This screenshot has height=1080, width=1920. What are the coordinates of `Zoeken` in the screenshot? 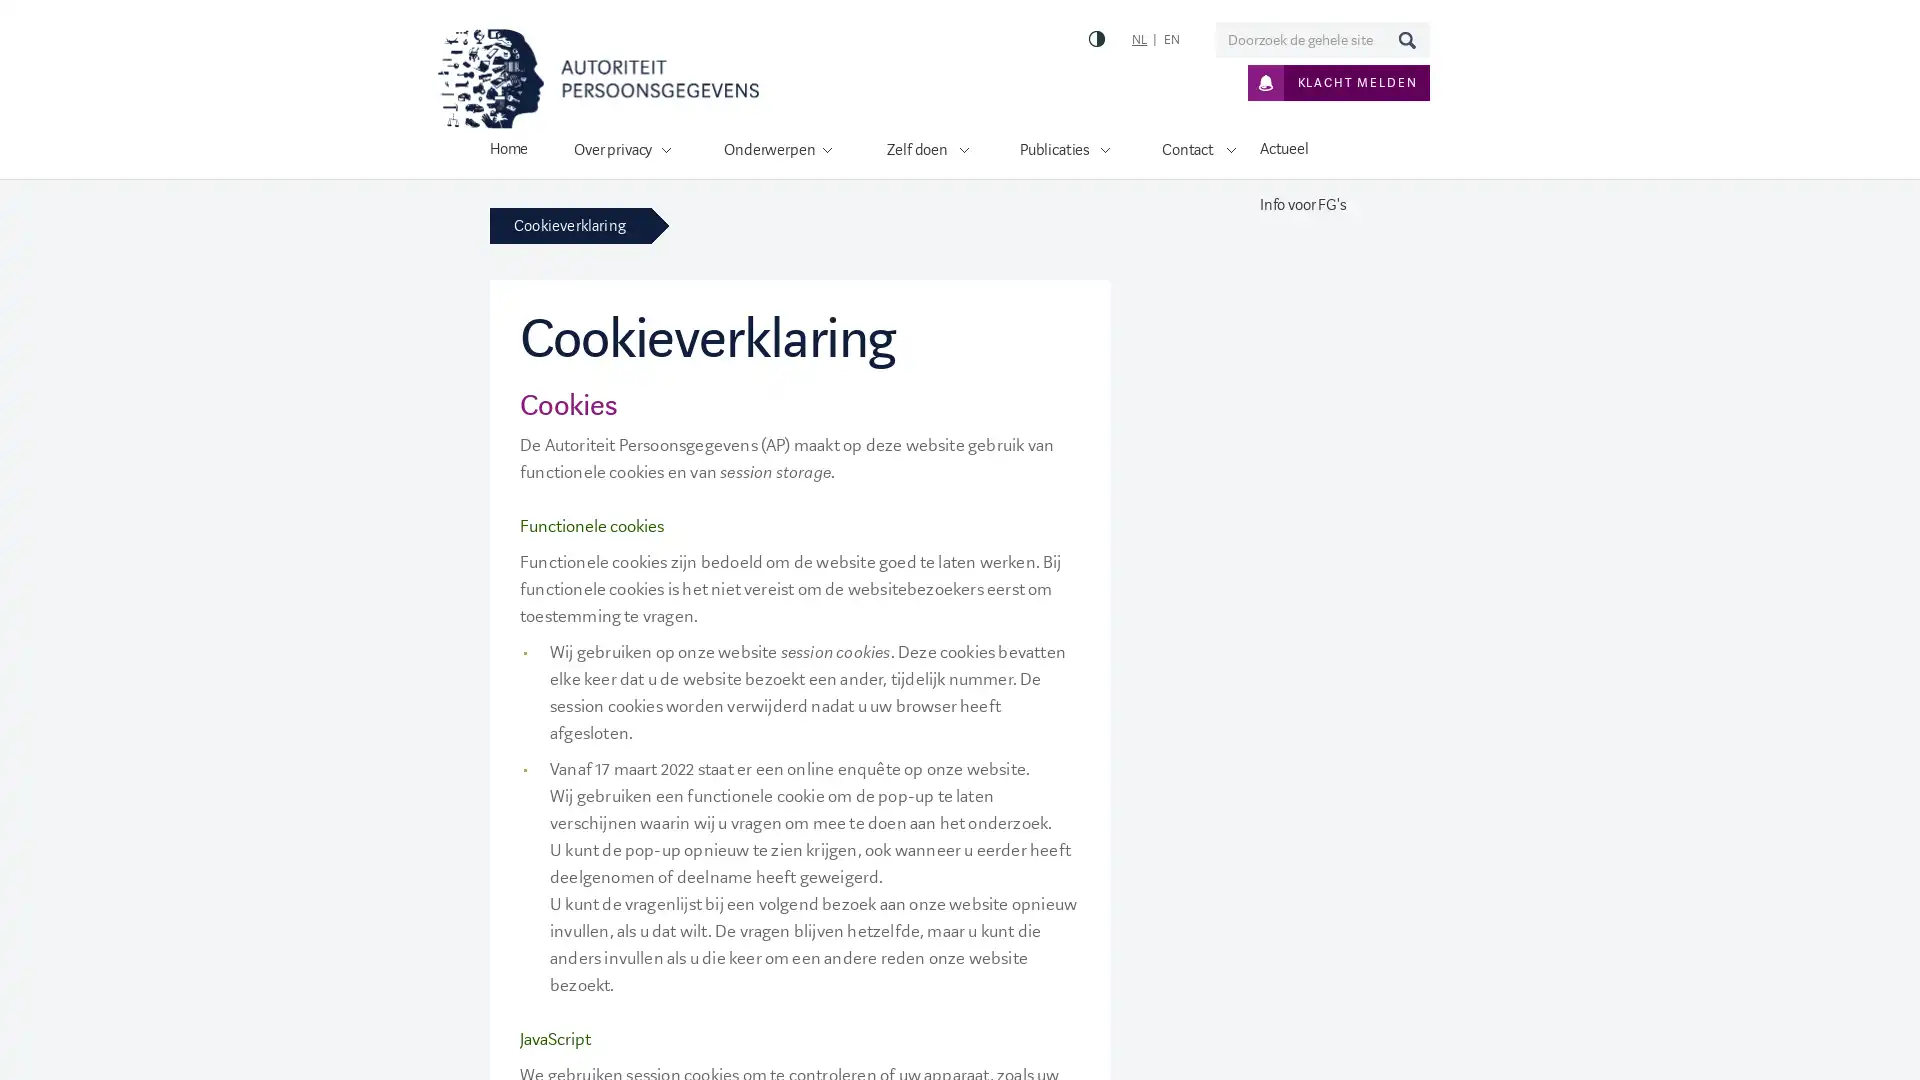 It's located at (1405, 39).